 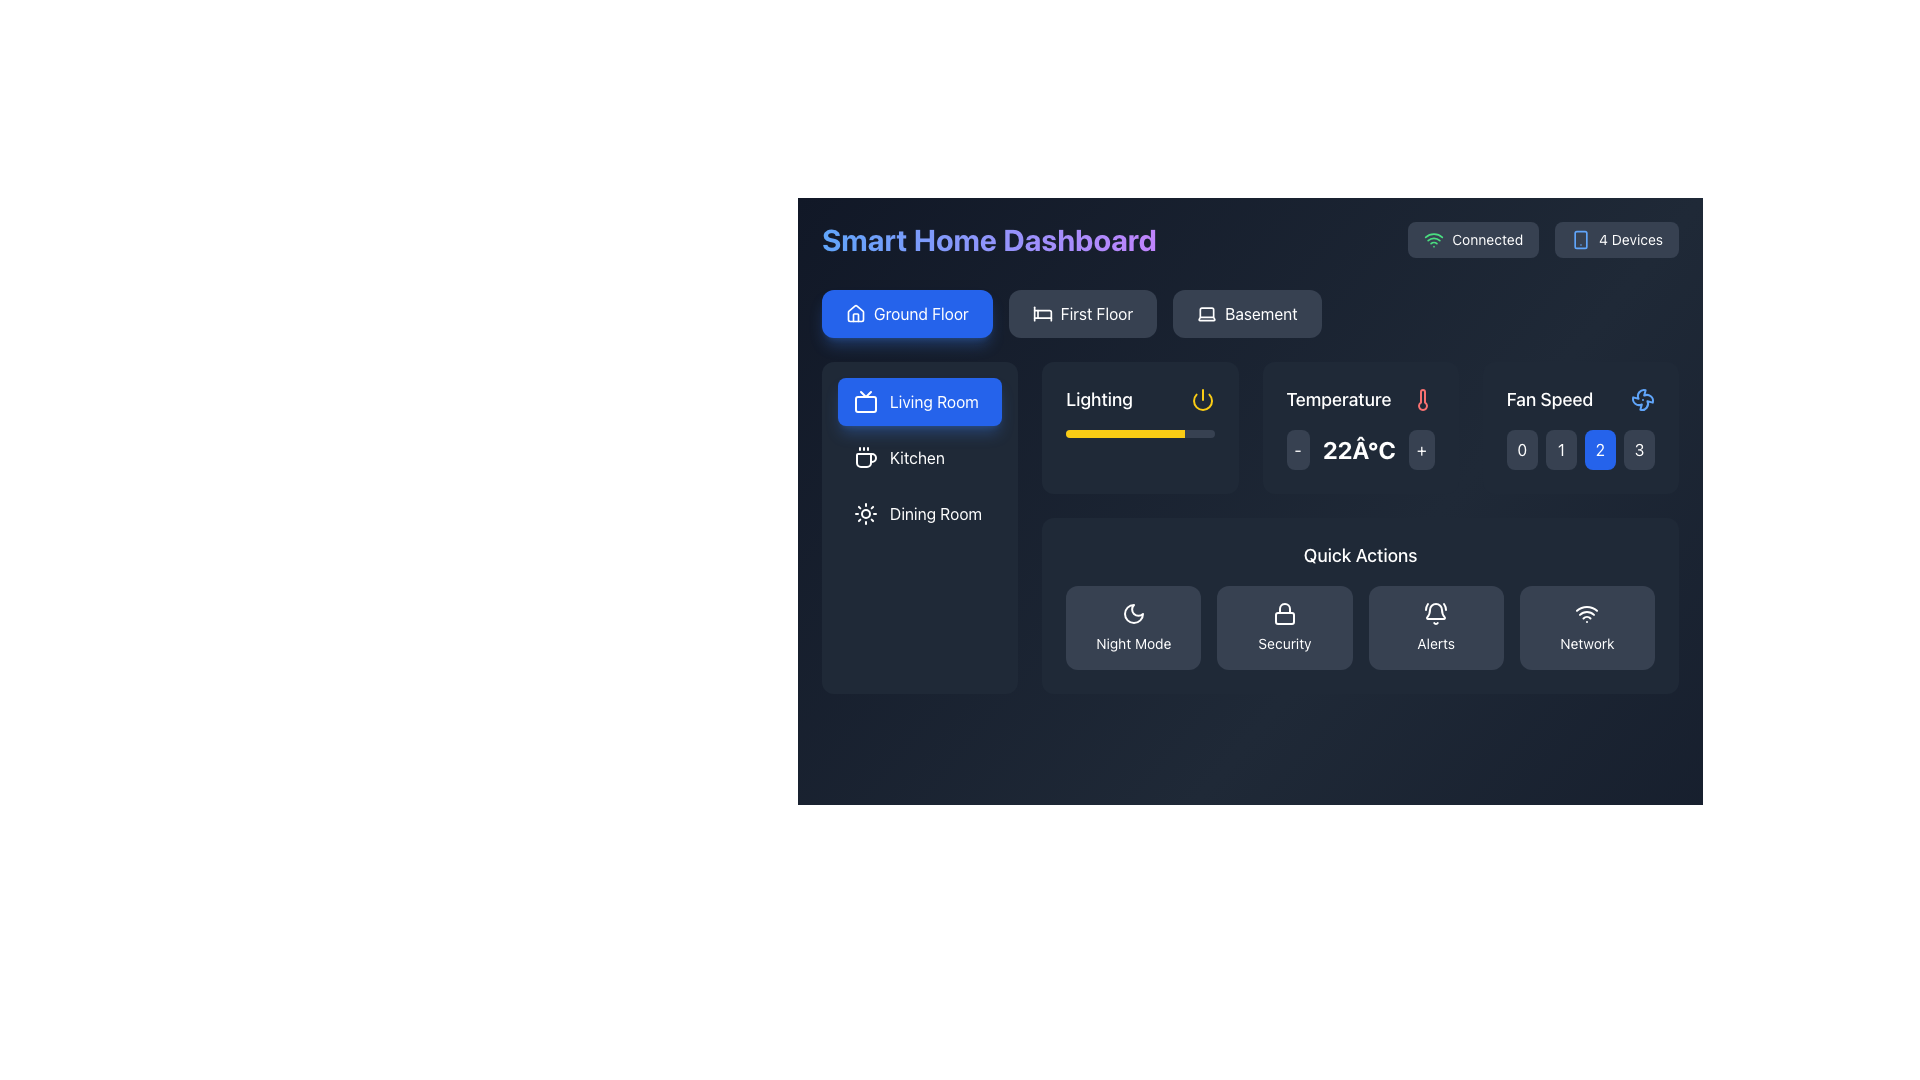 What do you see at coordinates (1285, 644) in the screenshot?
I see `the text label displaying 'Security' located at the bottom section of the 'Security' button in the 'Quick Actions' section` at bounding box center [1285, 644].